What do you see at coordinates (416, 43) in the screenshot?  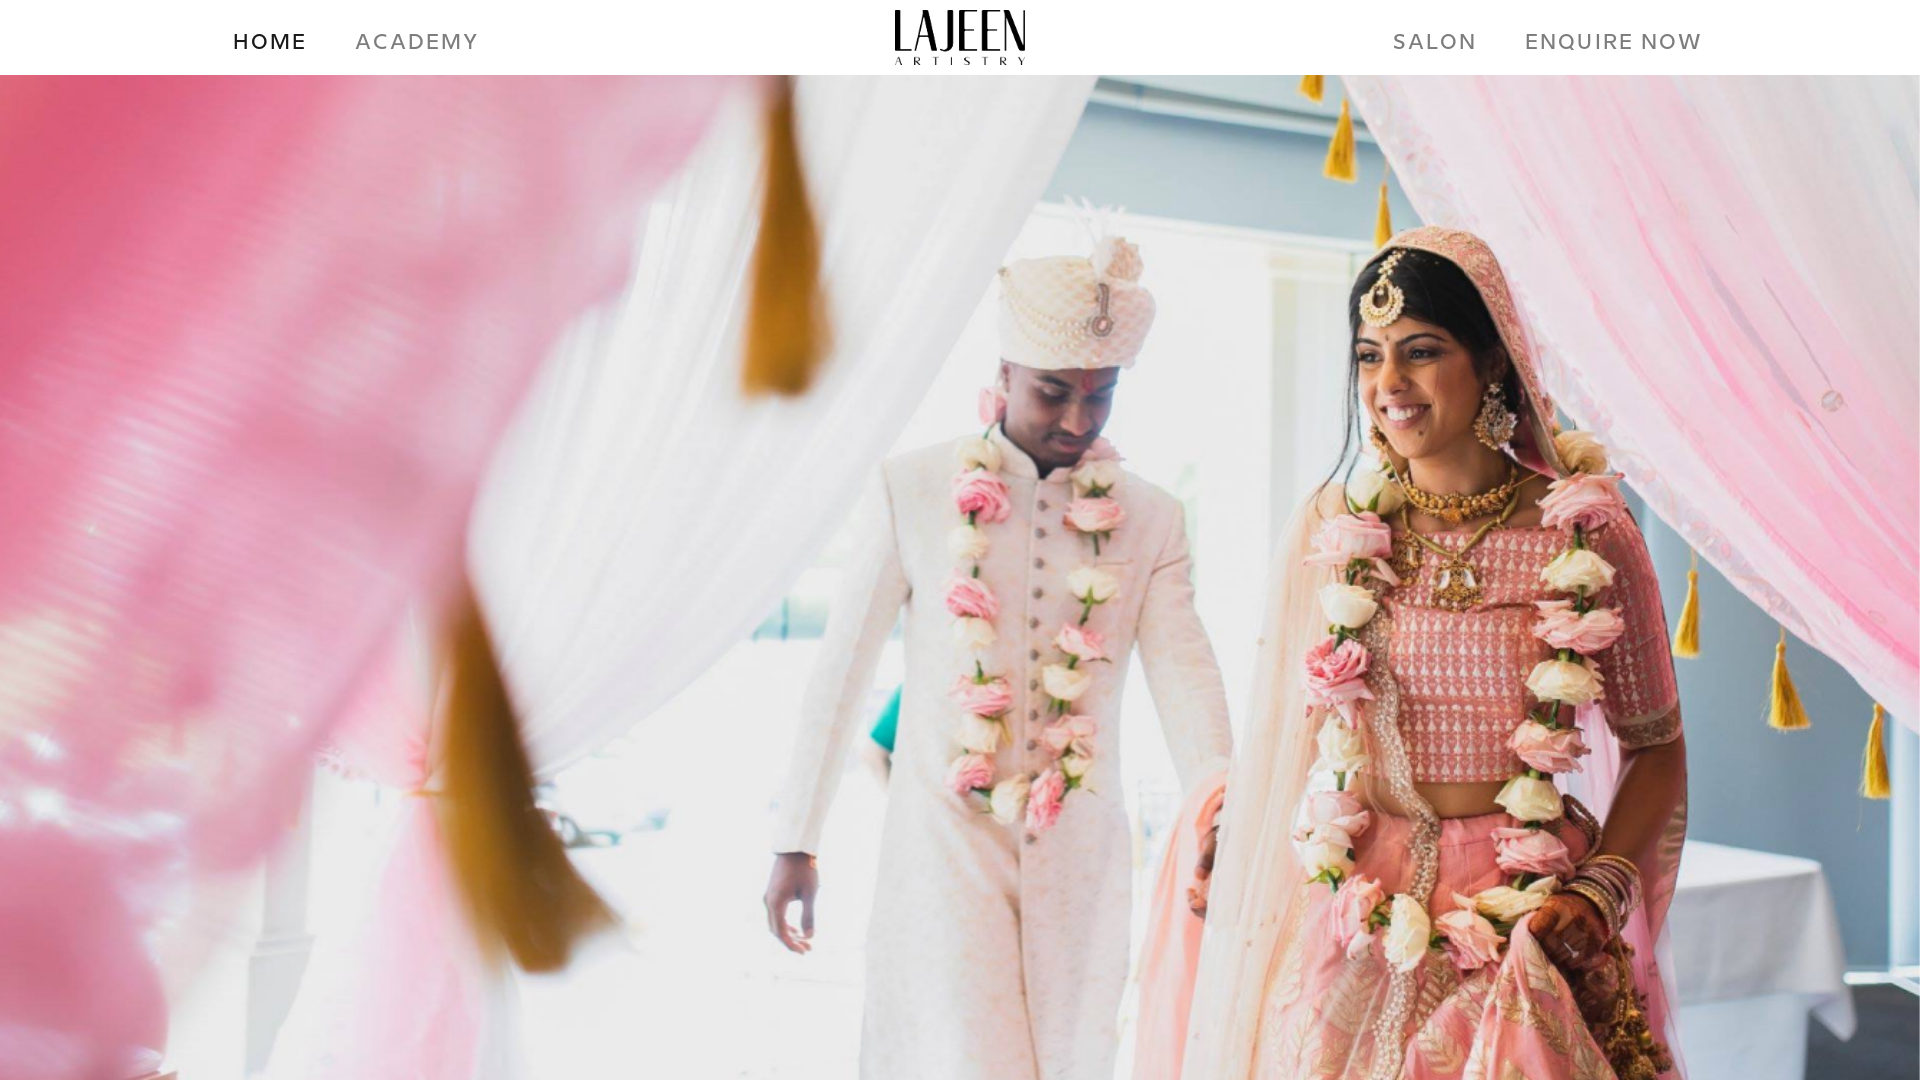 I see `'ACADEMY'` at bounding box center [416, 43].